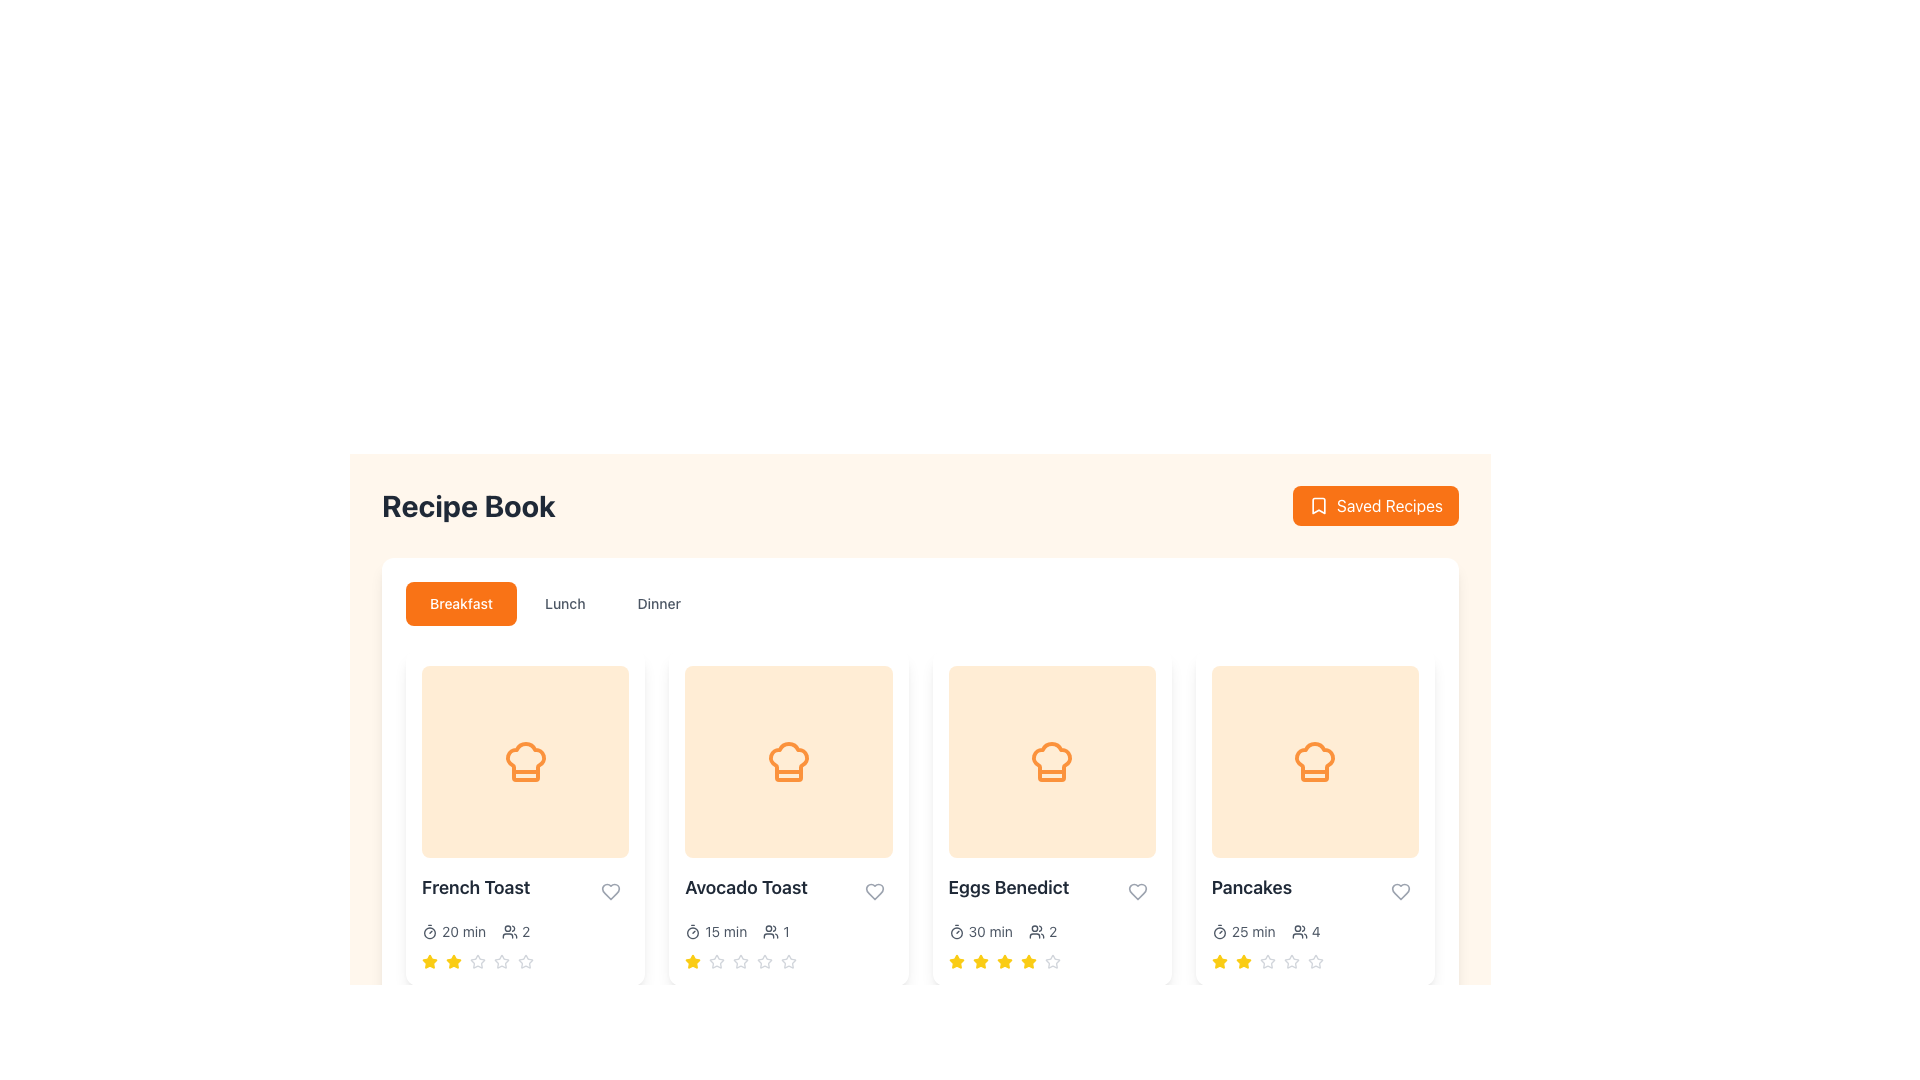 The image size is (1920, 1080). Describe the element at coordinates (1042, 932) in the screenshot. I see `the Icon with Text indicating the number of servings for the recipe 'Eggs Benedict', which is positioned below '30 min' and to the right of the time estimation` at that location.